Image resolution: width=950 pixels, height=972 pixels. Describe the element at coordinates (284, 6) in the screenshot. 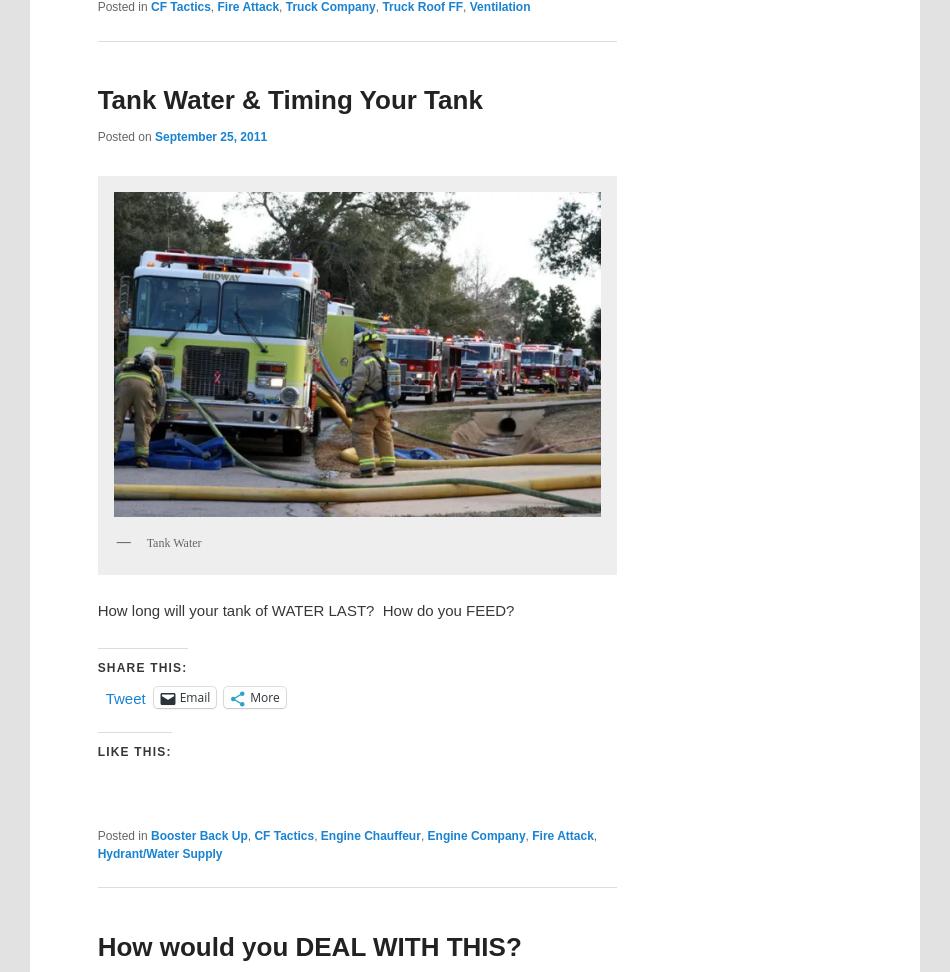

I see `'Truck Company'` at that location.